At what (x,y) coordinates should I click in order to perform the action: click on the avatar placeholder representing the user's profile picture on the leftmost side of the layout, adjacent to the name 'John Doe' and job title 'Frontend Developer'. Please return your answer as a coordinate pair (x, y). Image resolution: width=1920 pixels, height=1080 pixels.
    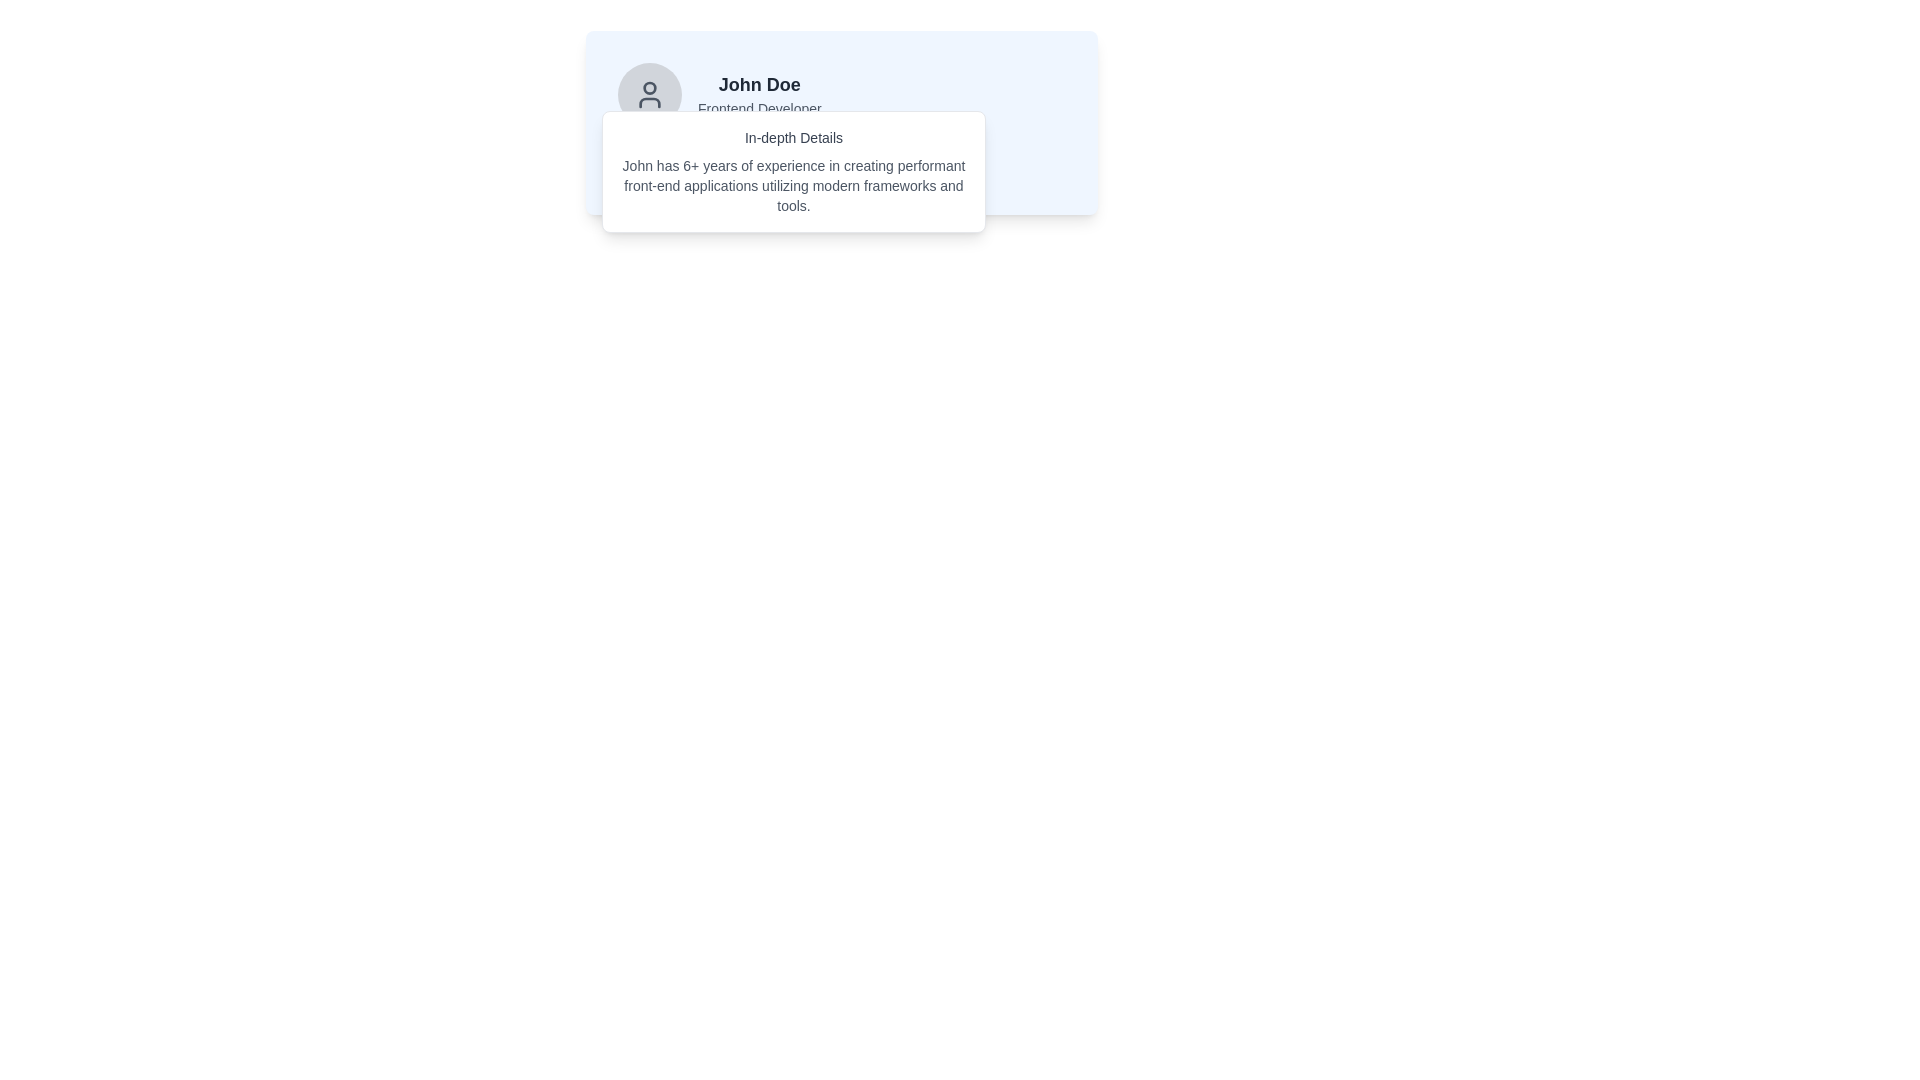
    Looking at the image, I should click on (649, 95).